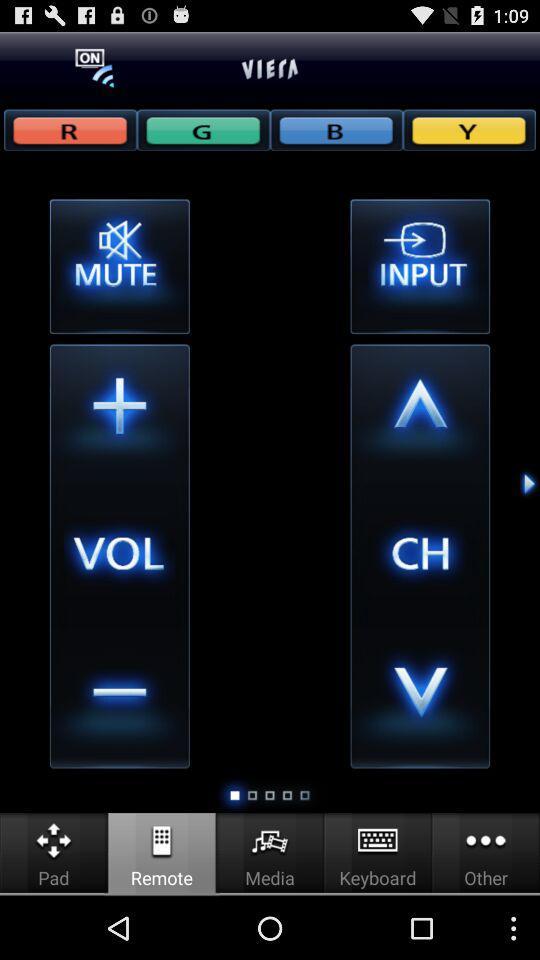 This screenshot has height=960, width=540. I want to click on r button, so click(69, 128).